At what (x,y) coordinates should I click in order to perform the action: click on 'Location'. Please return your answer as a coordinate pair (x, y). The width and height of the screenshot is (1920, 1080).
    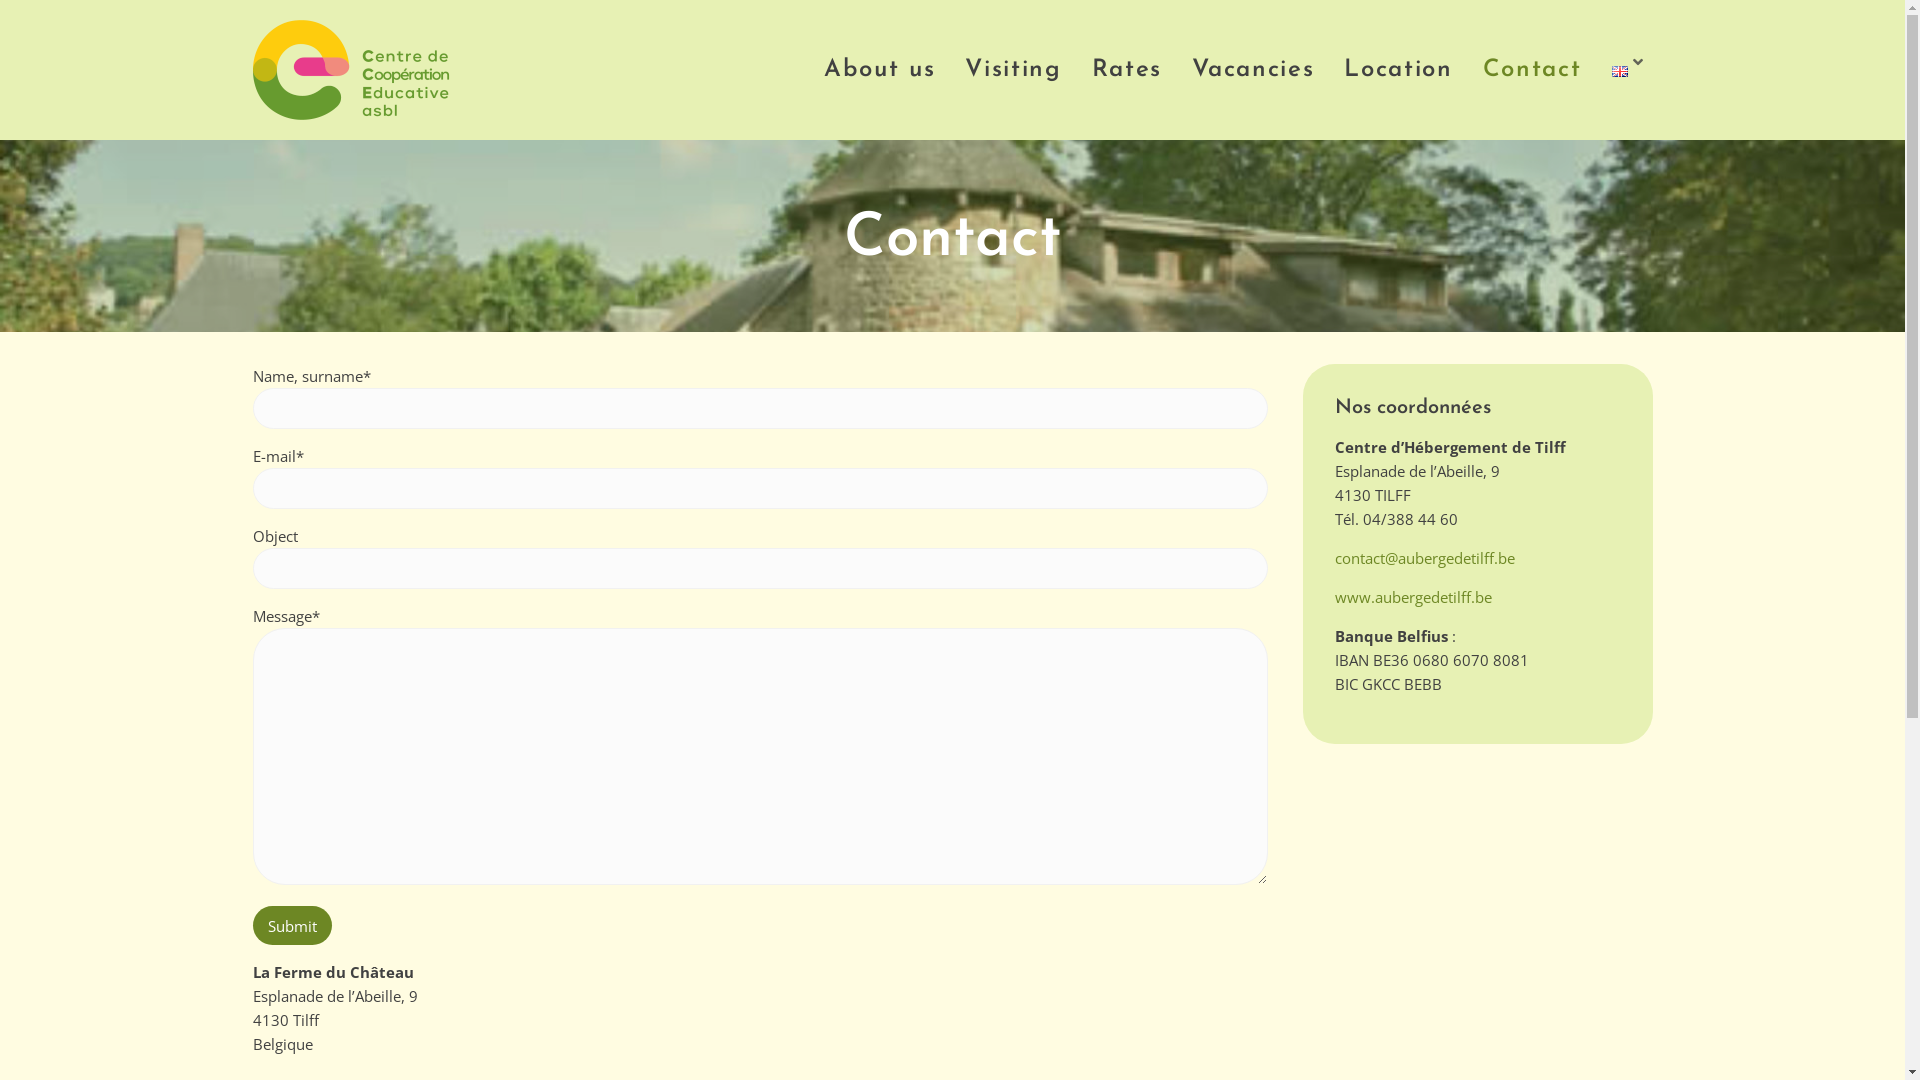
    Looking at the image, I should click on (1396, 68).